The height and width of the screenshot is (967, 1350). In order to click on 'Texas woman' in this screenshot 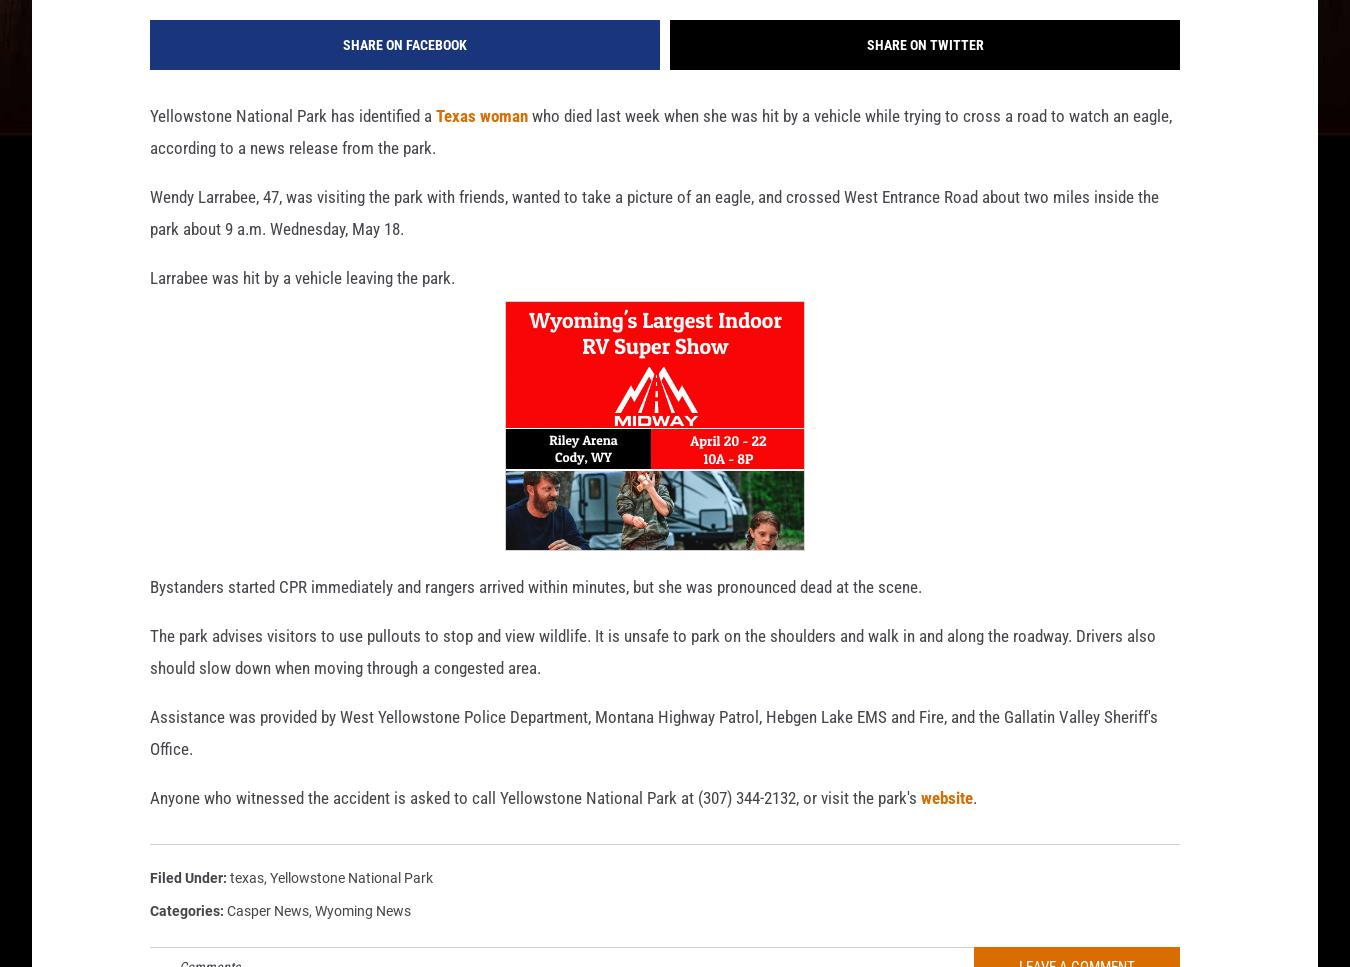, I will do `click(436, 147)`.